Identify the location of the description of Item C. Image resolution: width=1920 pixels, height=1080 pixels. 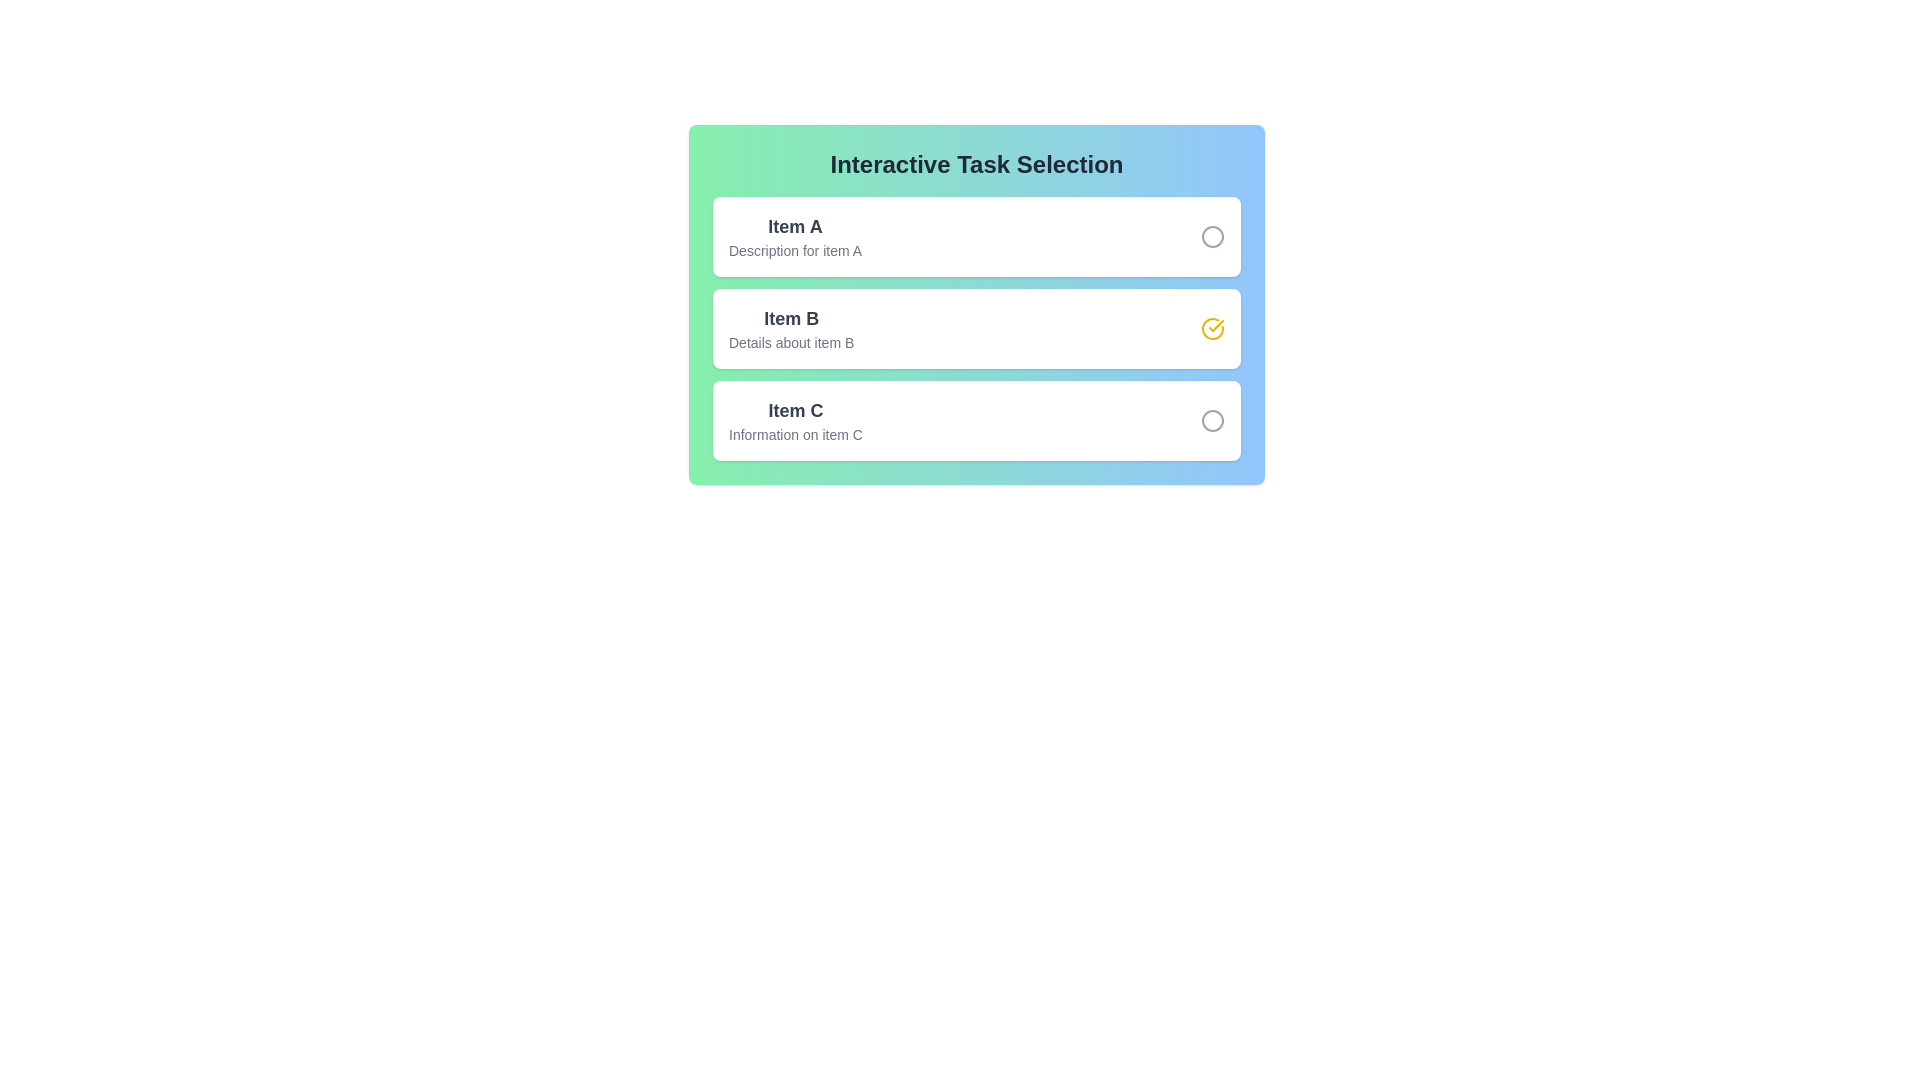
(794, 419).